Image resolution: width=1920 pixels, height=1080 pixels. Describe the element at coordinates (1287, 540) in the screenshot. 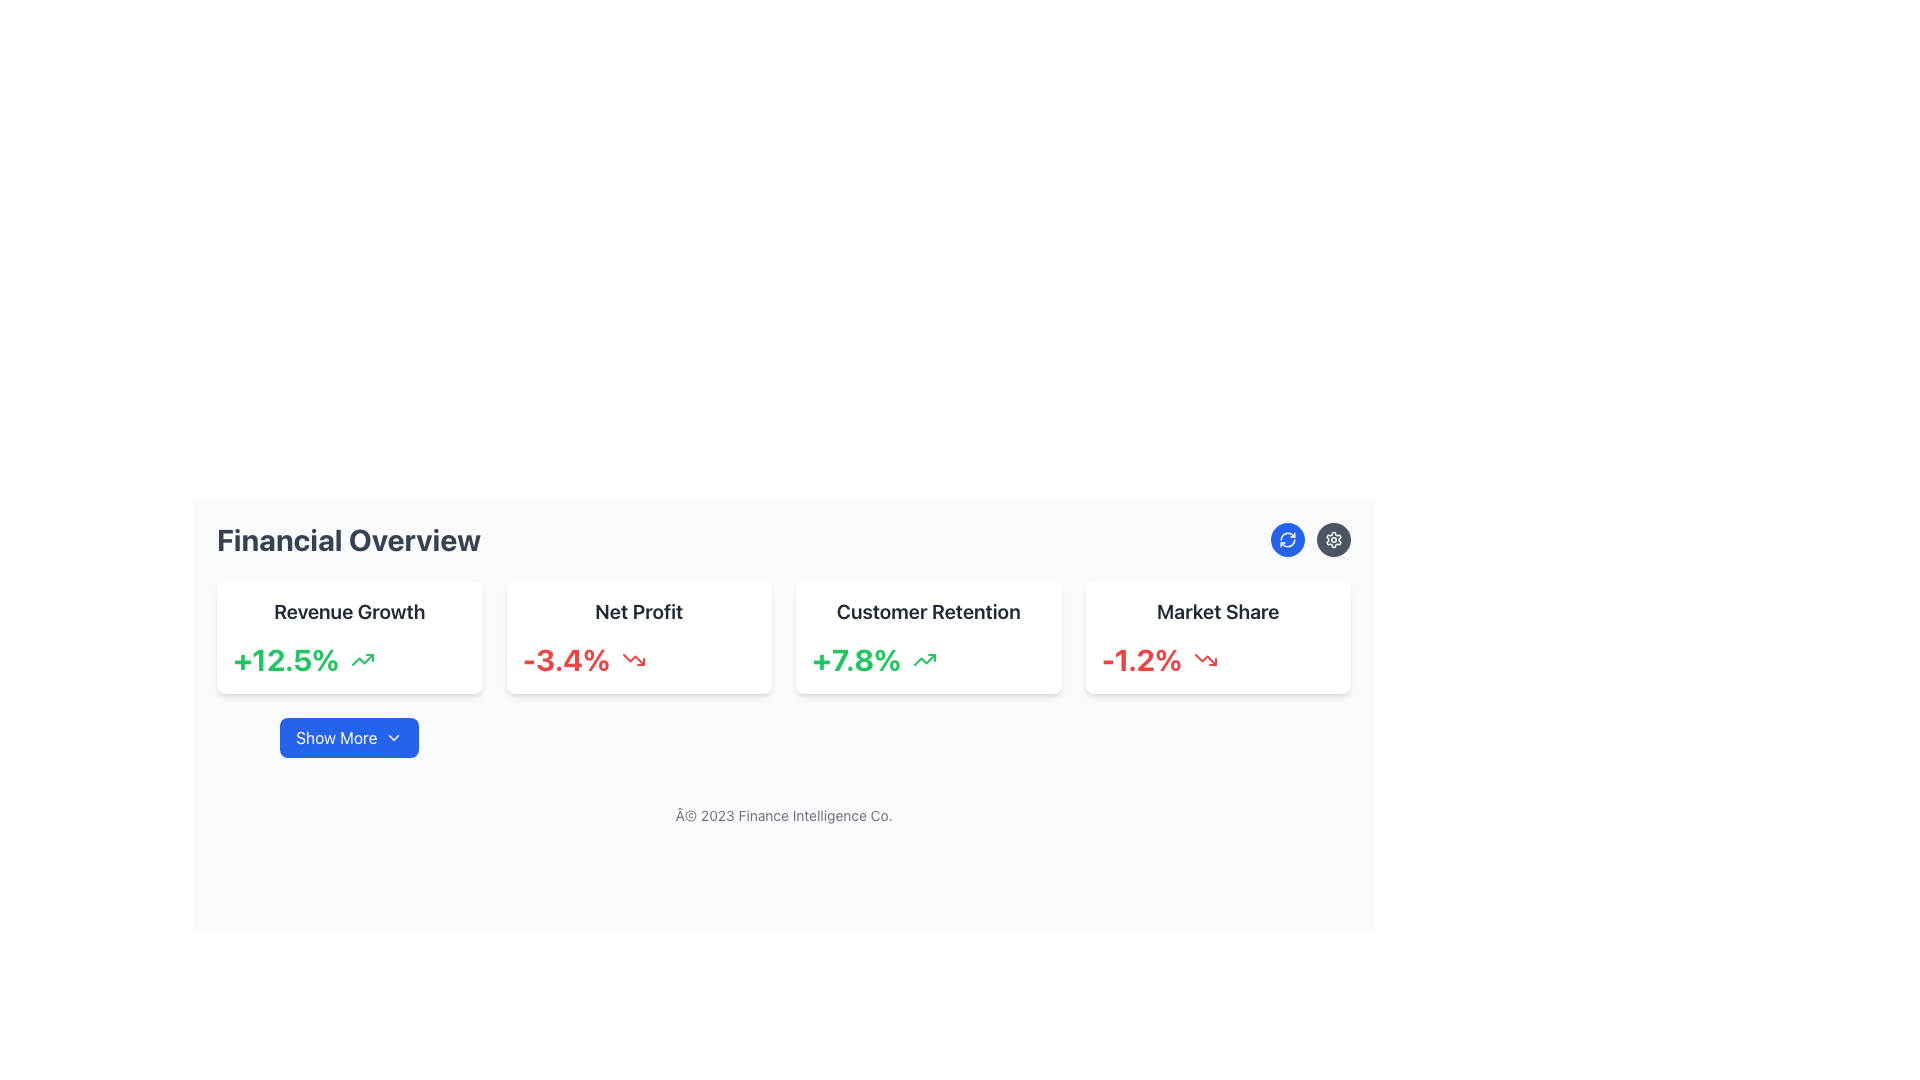

I see `the circular refresh button with a blue background and a white refresh arrow icon located in the right corner of the UI to refresh the content` at that location.